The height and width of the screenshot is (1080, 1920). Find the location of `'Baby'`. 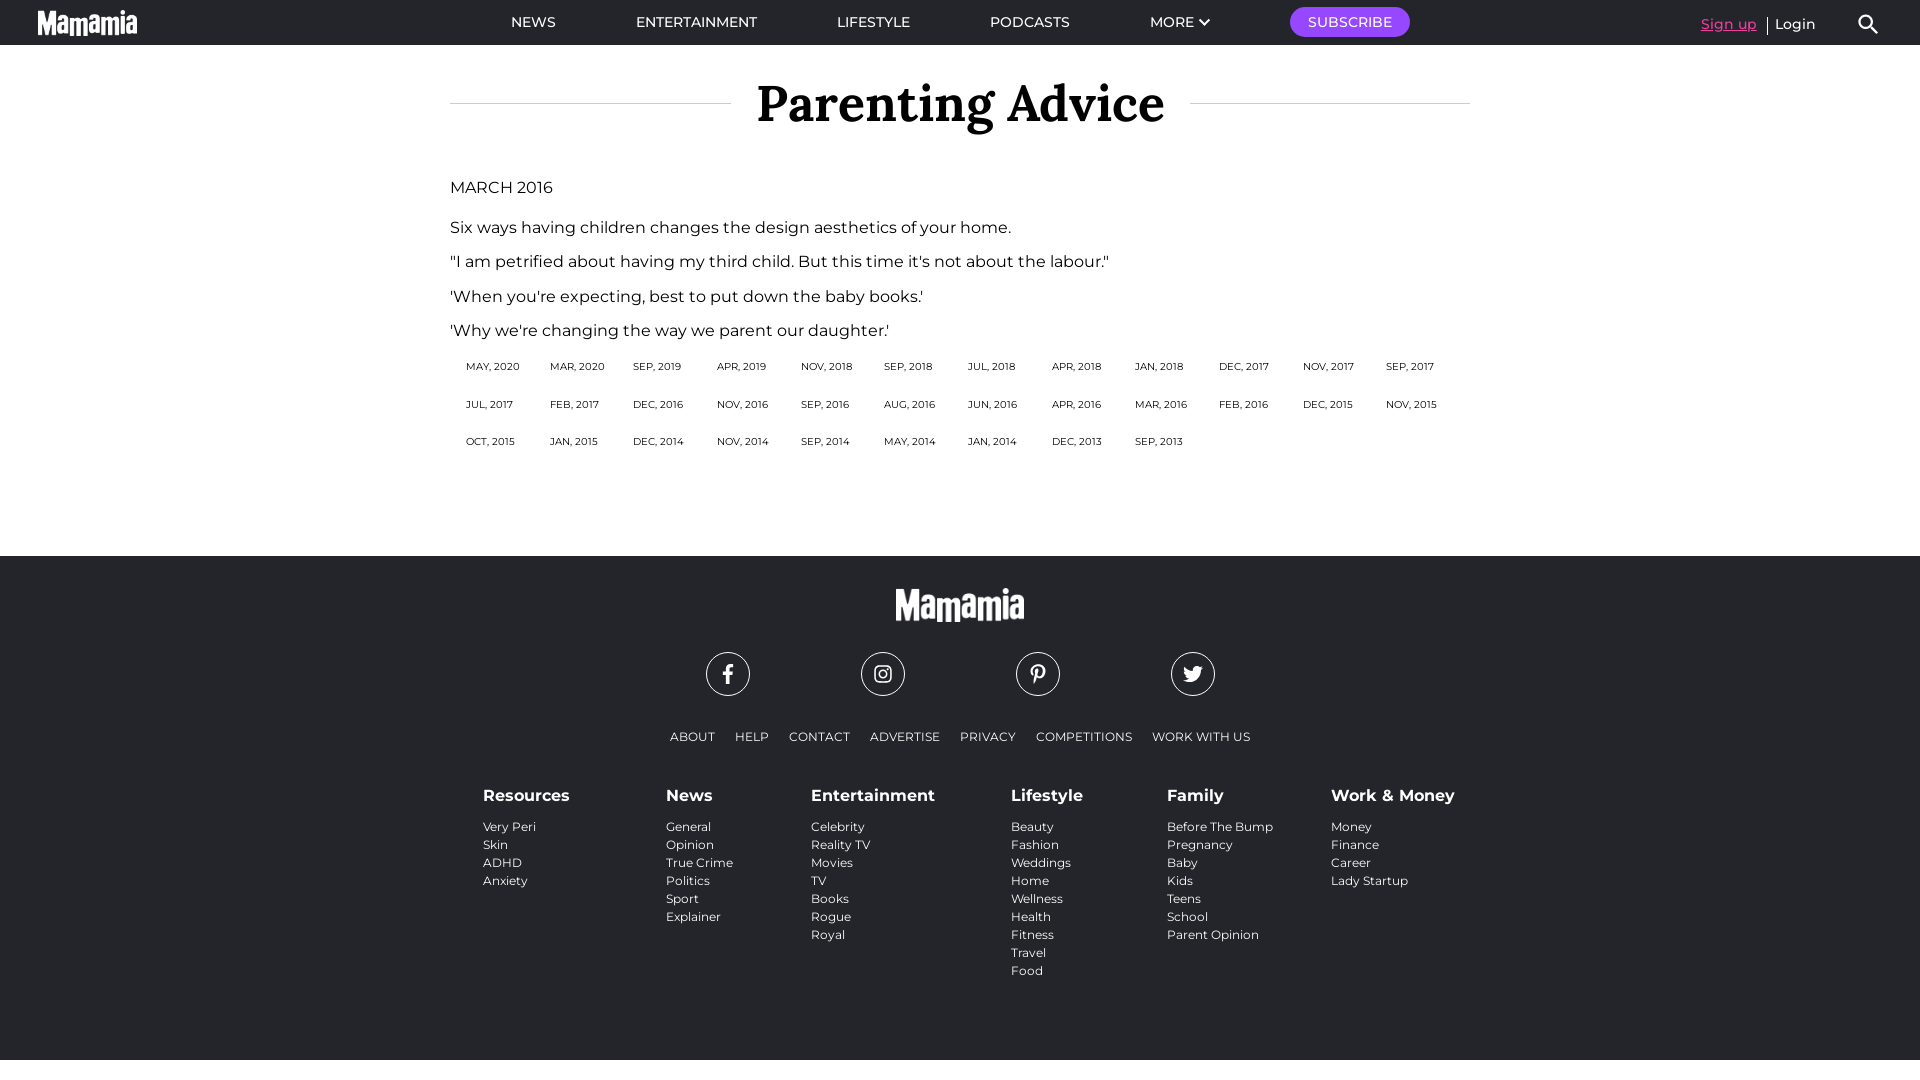

'Baby' is located at coordinates (1166, 861).